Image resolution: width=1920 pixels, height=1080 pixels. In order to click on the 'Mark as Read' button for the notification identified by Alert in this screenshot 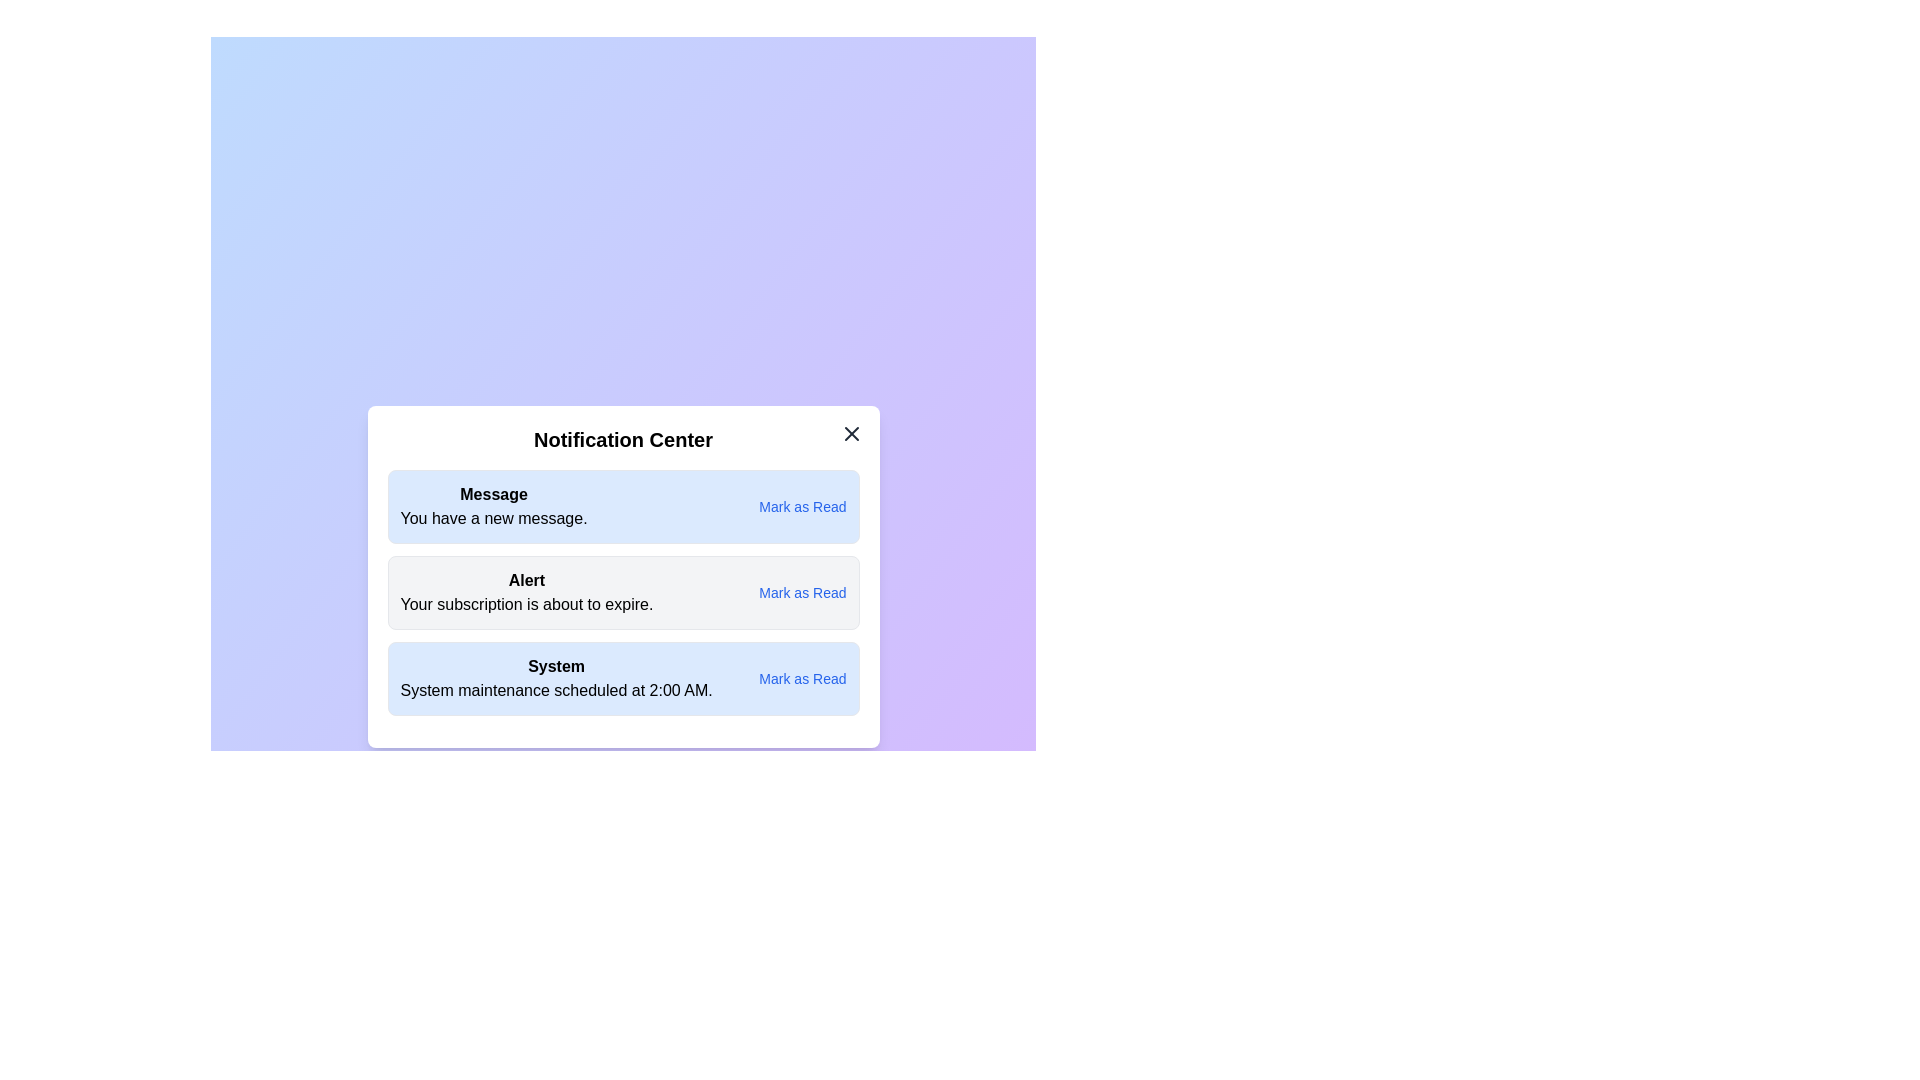, I will do `click(802, 592)`.